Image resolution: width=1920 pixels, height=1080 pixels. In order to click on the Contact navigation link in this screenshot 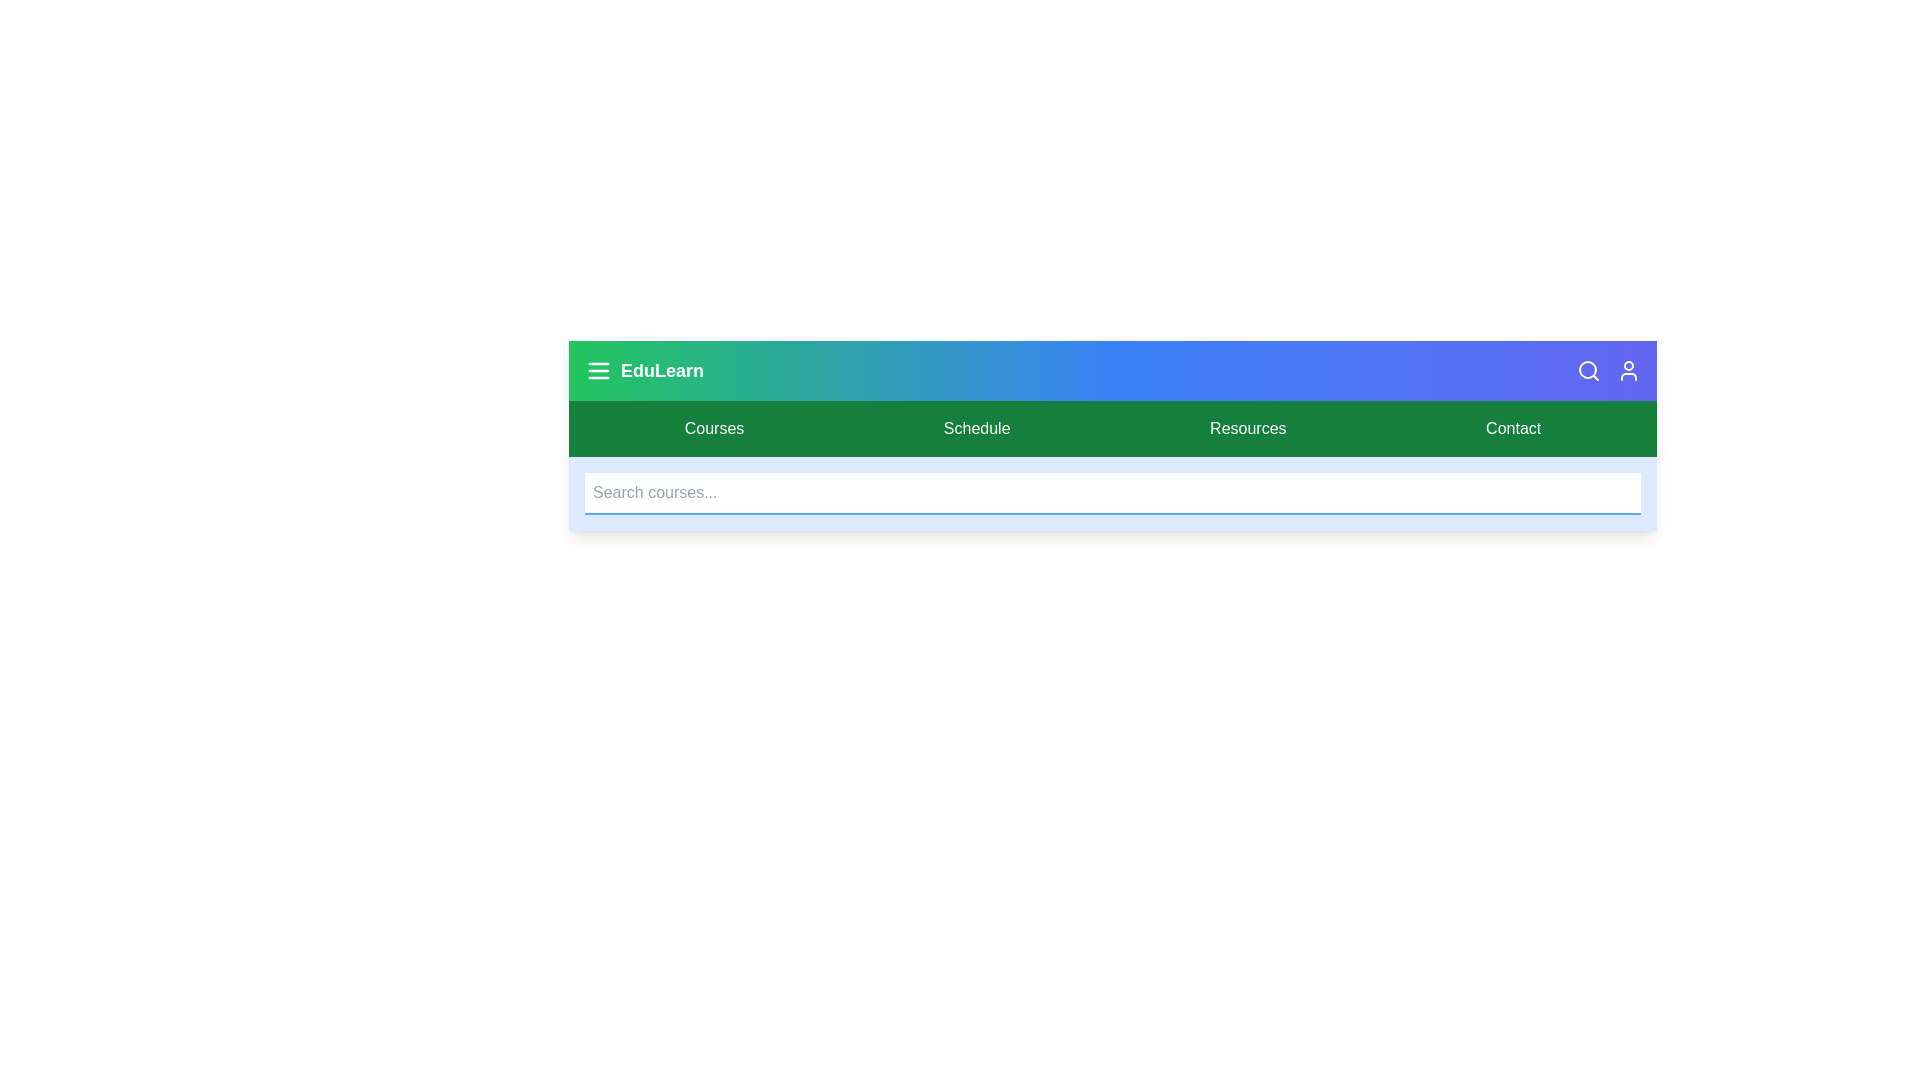, I will do `click(1512, 427)`.